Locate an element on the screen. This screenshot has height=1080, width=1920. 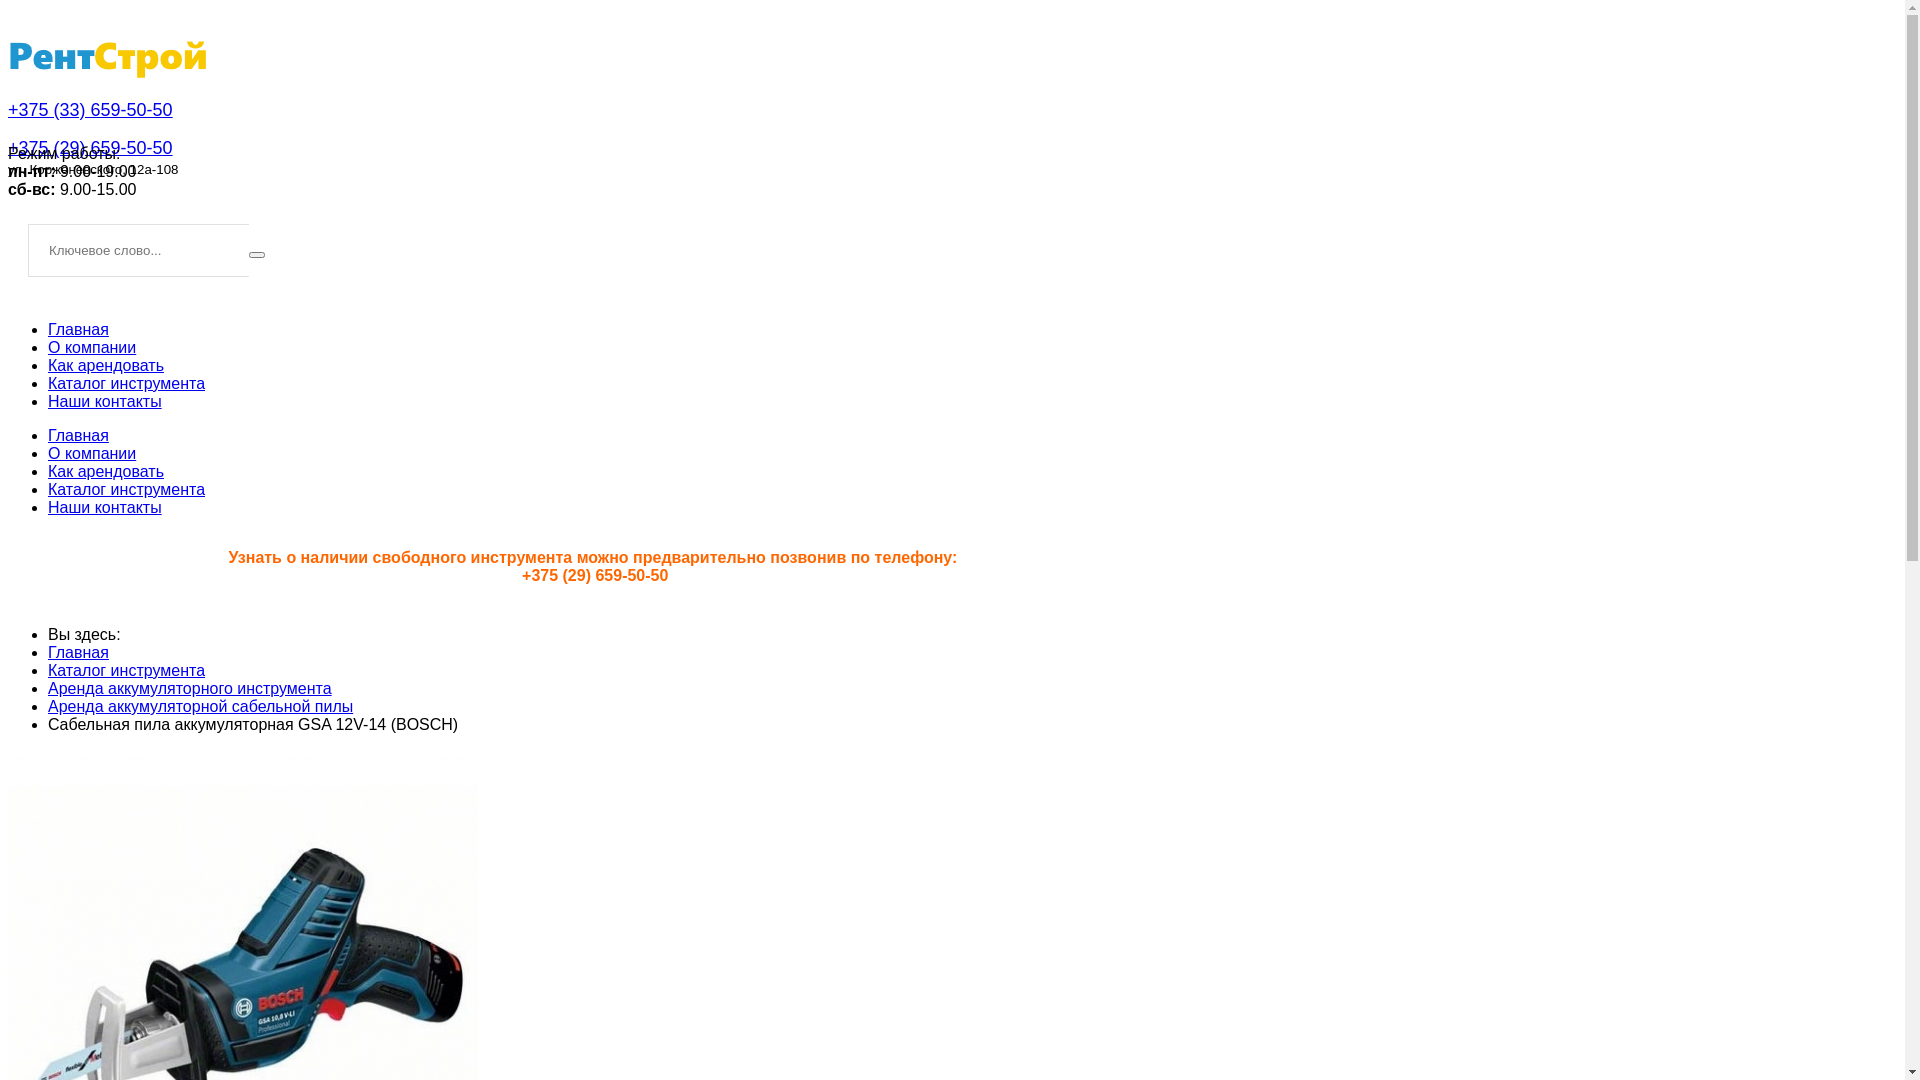
'+375 (29) 659-50-50' is located at coordinates (8, 146).